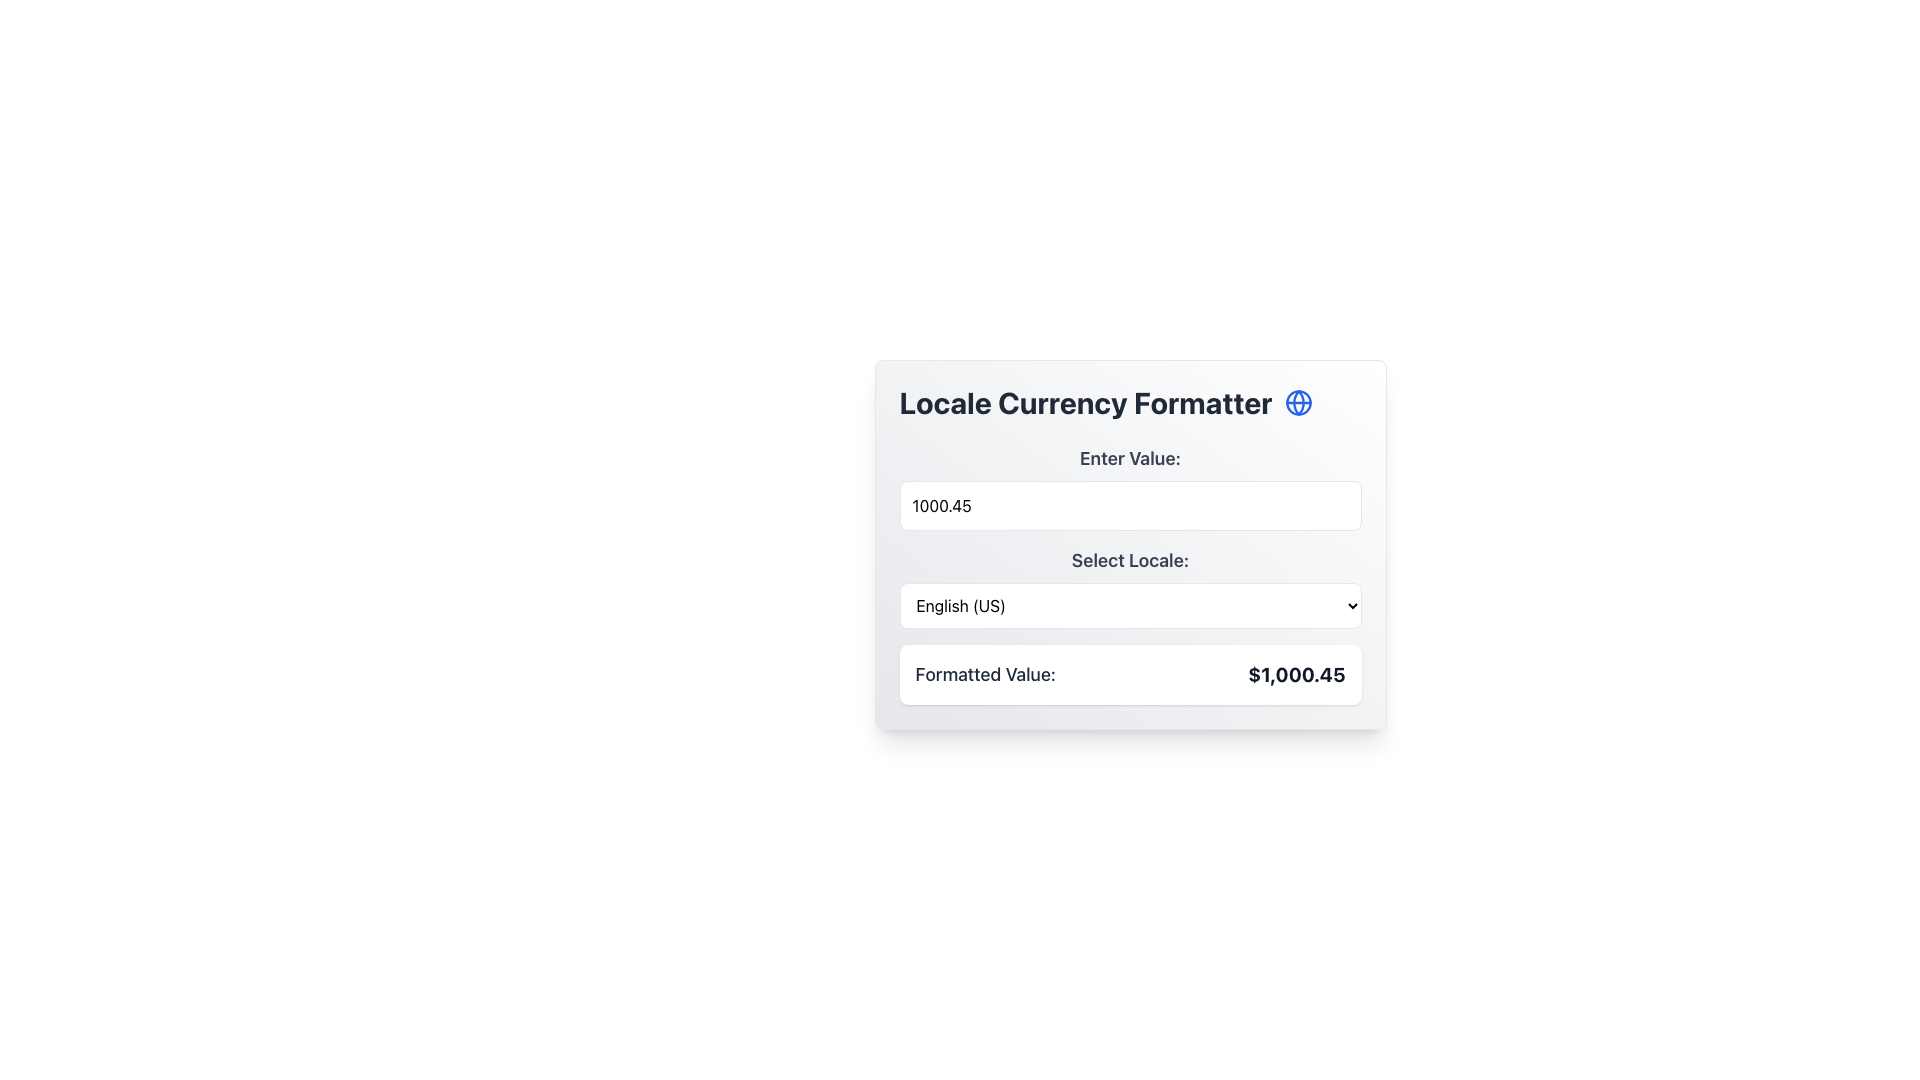 This screenshot has width=1920, height=1080. Describe the element at coordinates (1130, 560) in the screenshot. I see `the heading text 'Select Locale:' which is styled in gray and positioned above the dropdown menu in the 'Locale Selector' component` at that location.